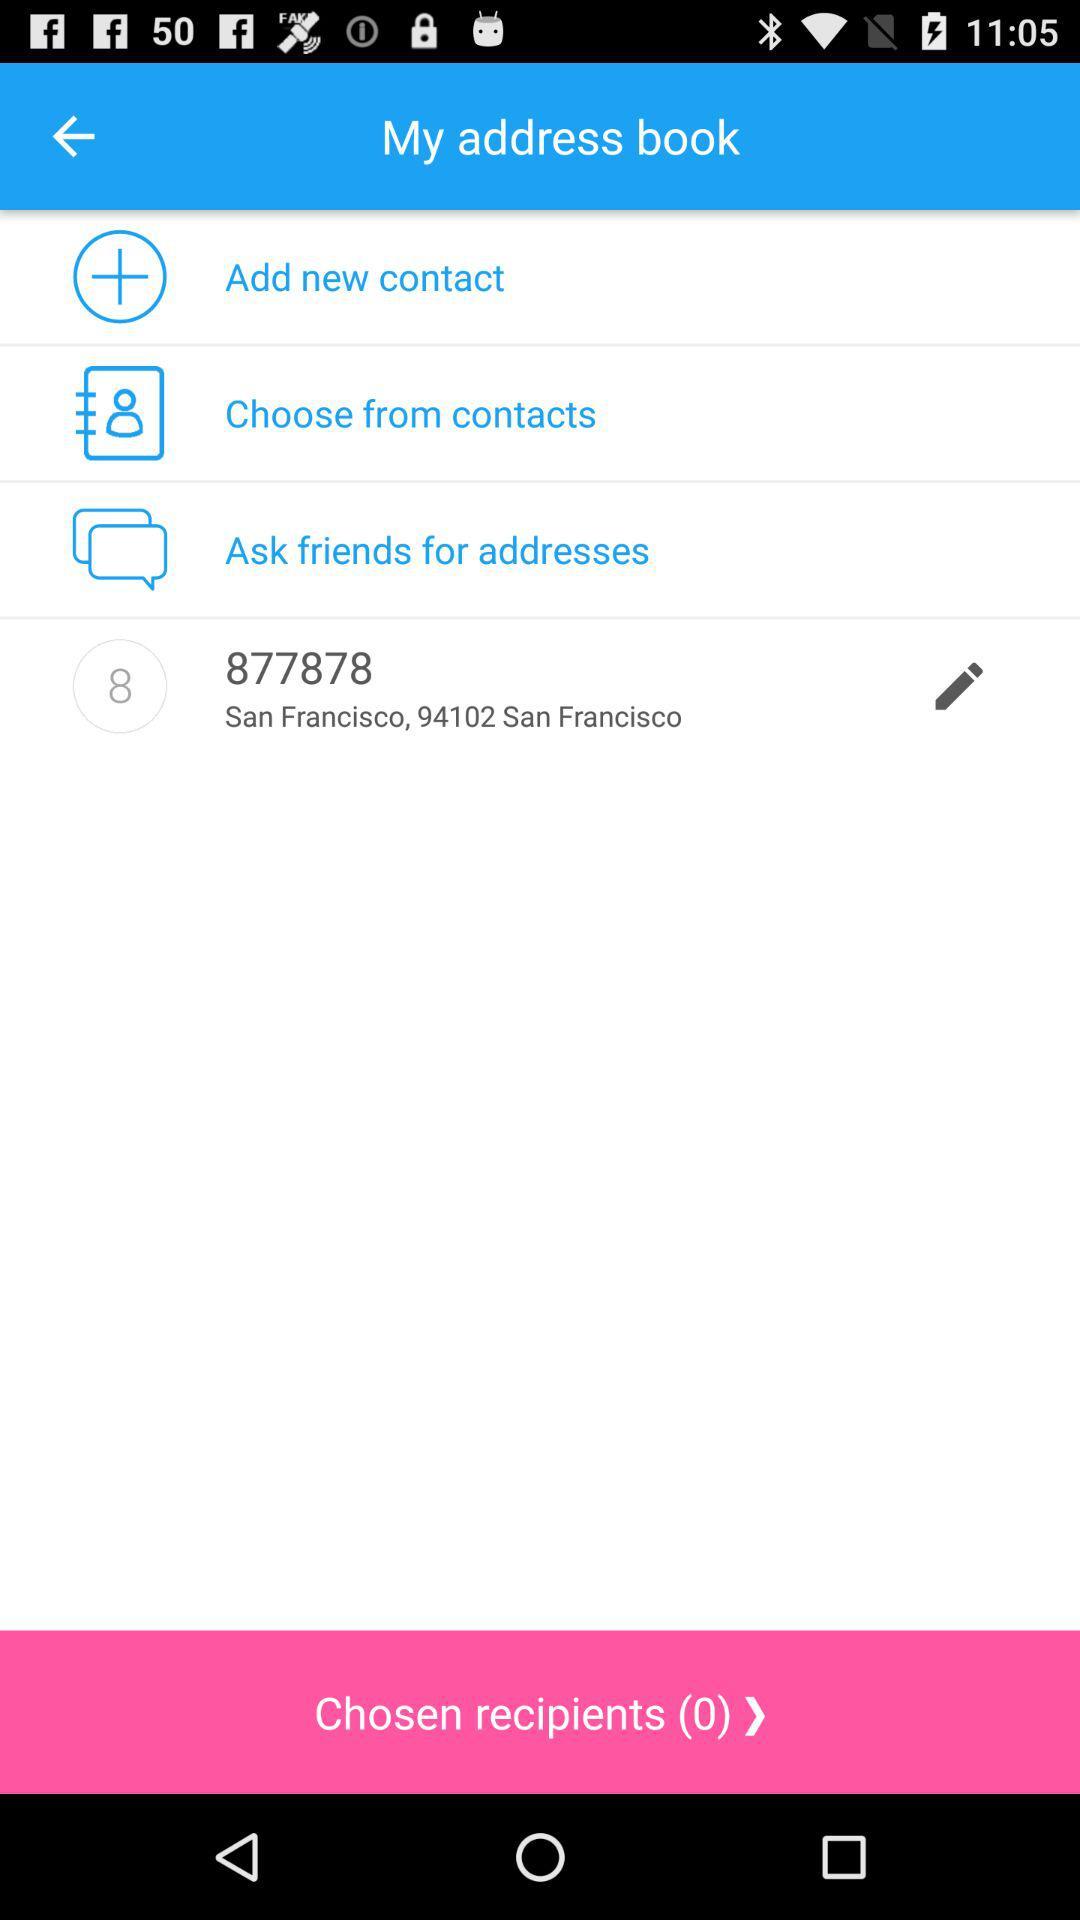 This screenshot has width=1080, height=1920. I want to click on the item to the left of my address book, so click(72, 135).